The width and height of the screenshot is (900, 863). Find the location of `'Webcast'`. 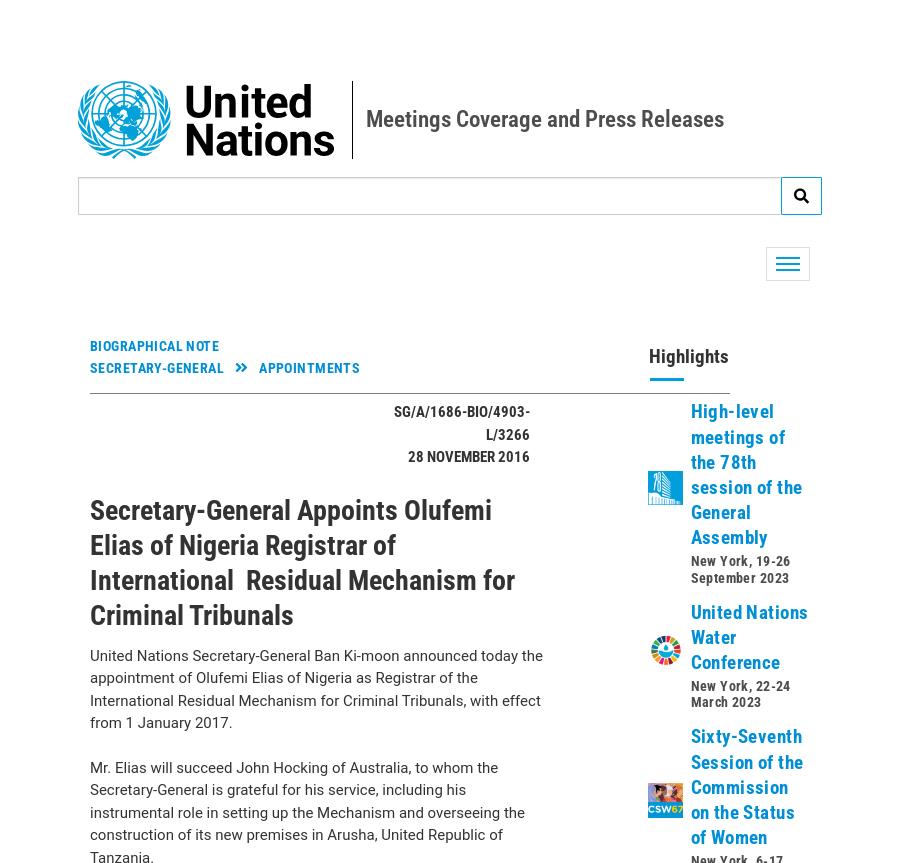

'Webcast' is located at coordinates (140, 795).